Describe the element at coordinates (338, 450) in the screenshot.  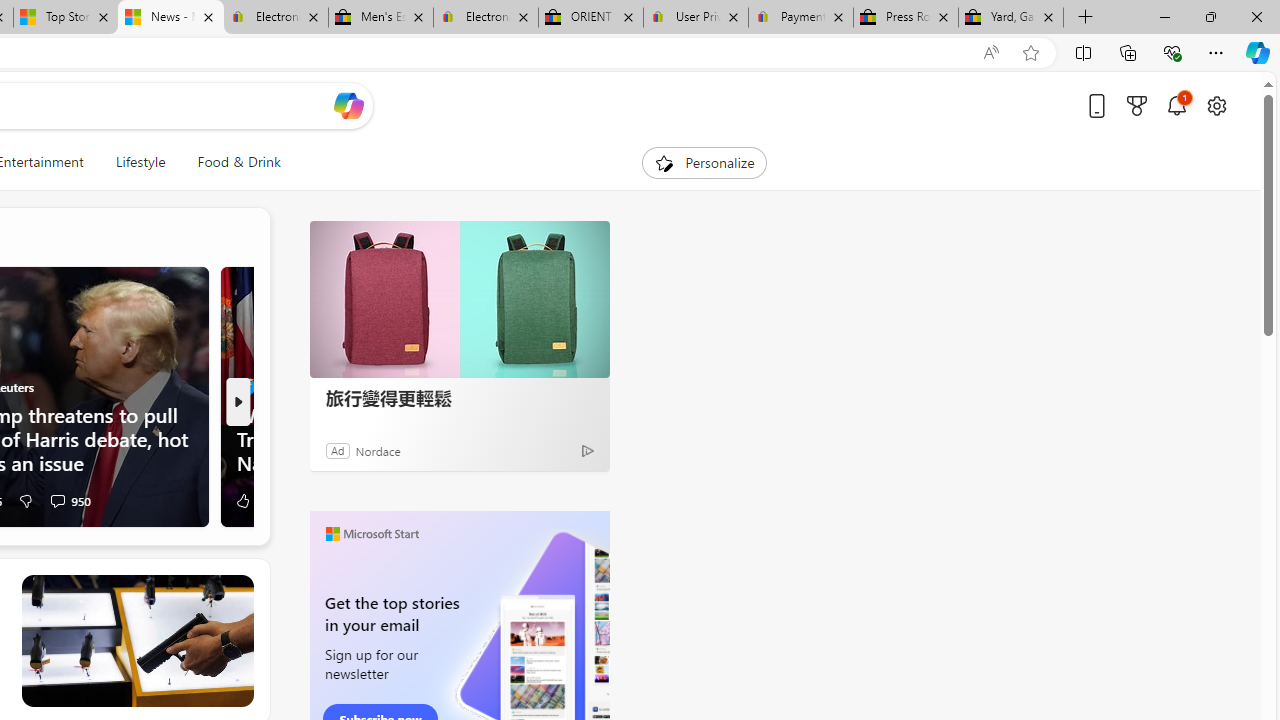
I see `'Ad'` at that location.